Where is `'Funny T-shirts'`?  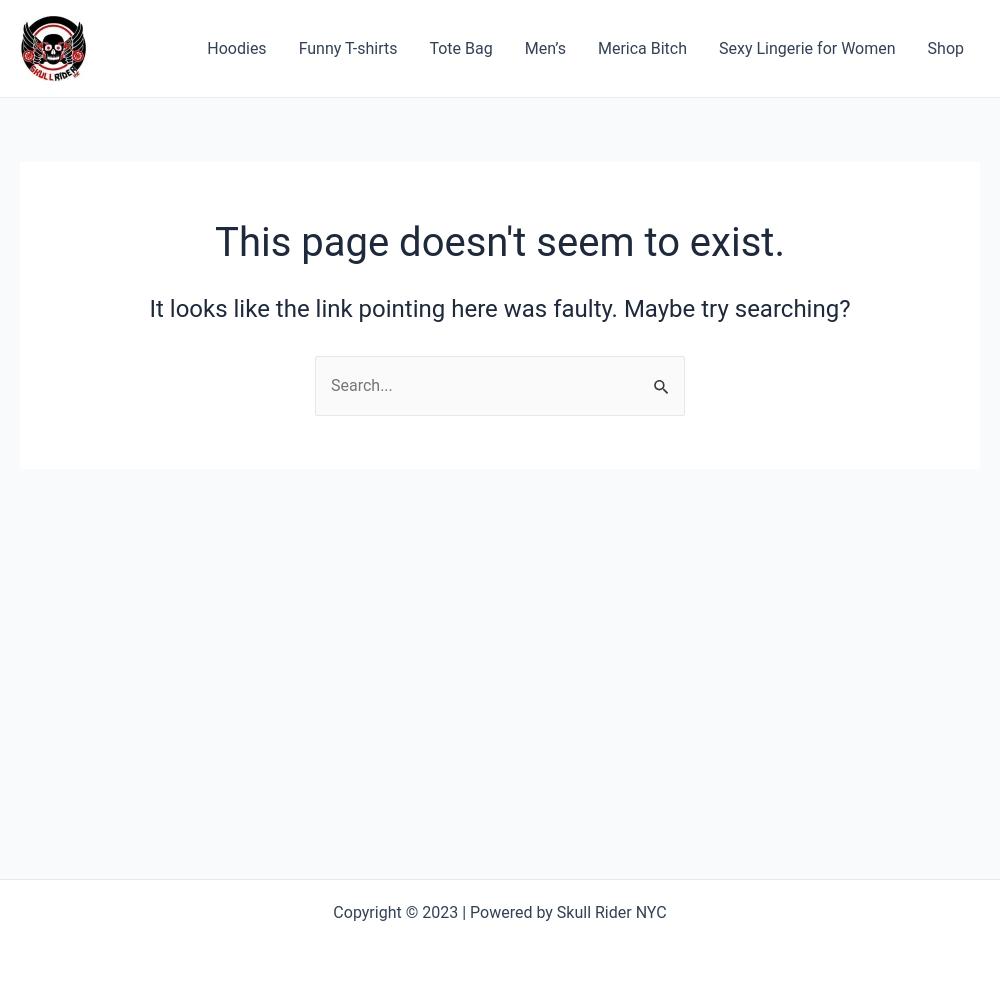 'Funny T-shirts' is located at coordinates (298, 47).